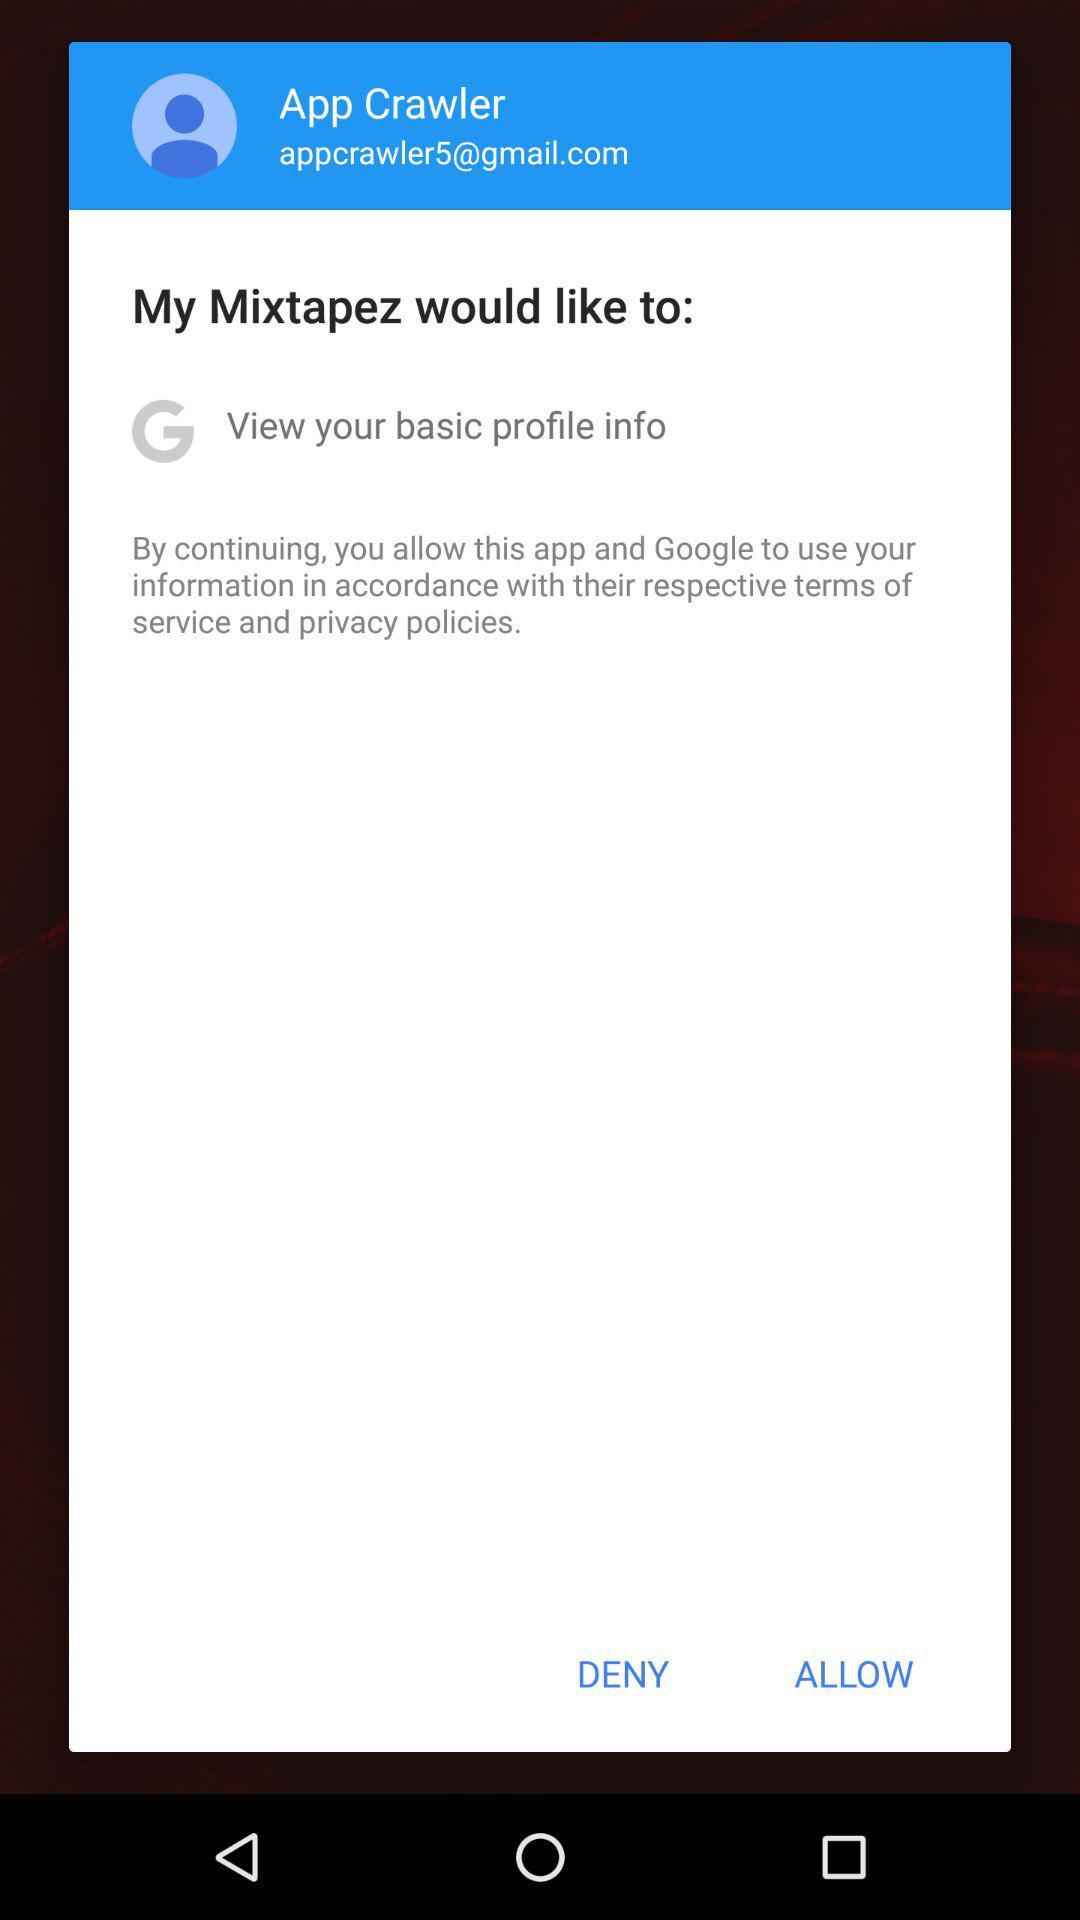 The height and width of the screenshot is (1920, 1080). I want to click on the item above the my mixtapez would icon, so click(454, 150).